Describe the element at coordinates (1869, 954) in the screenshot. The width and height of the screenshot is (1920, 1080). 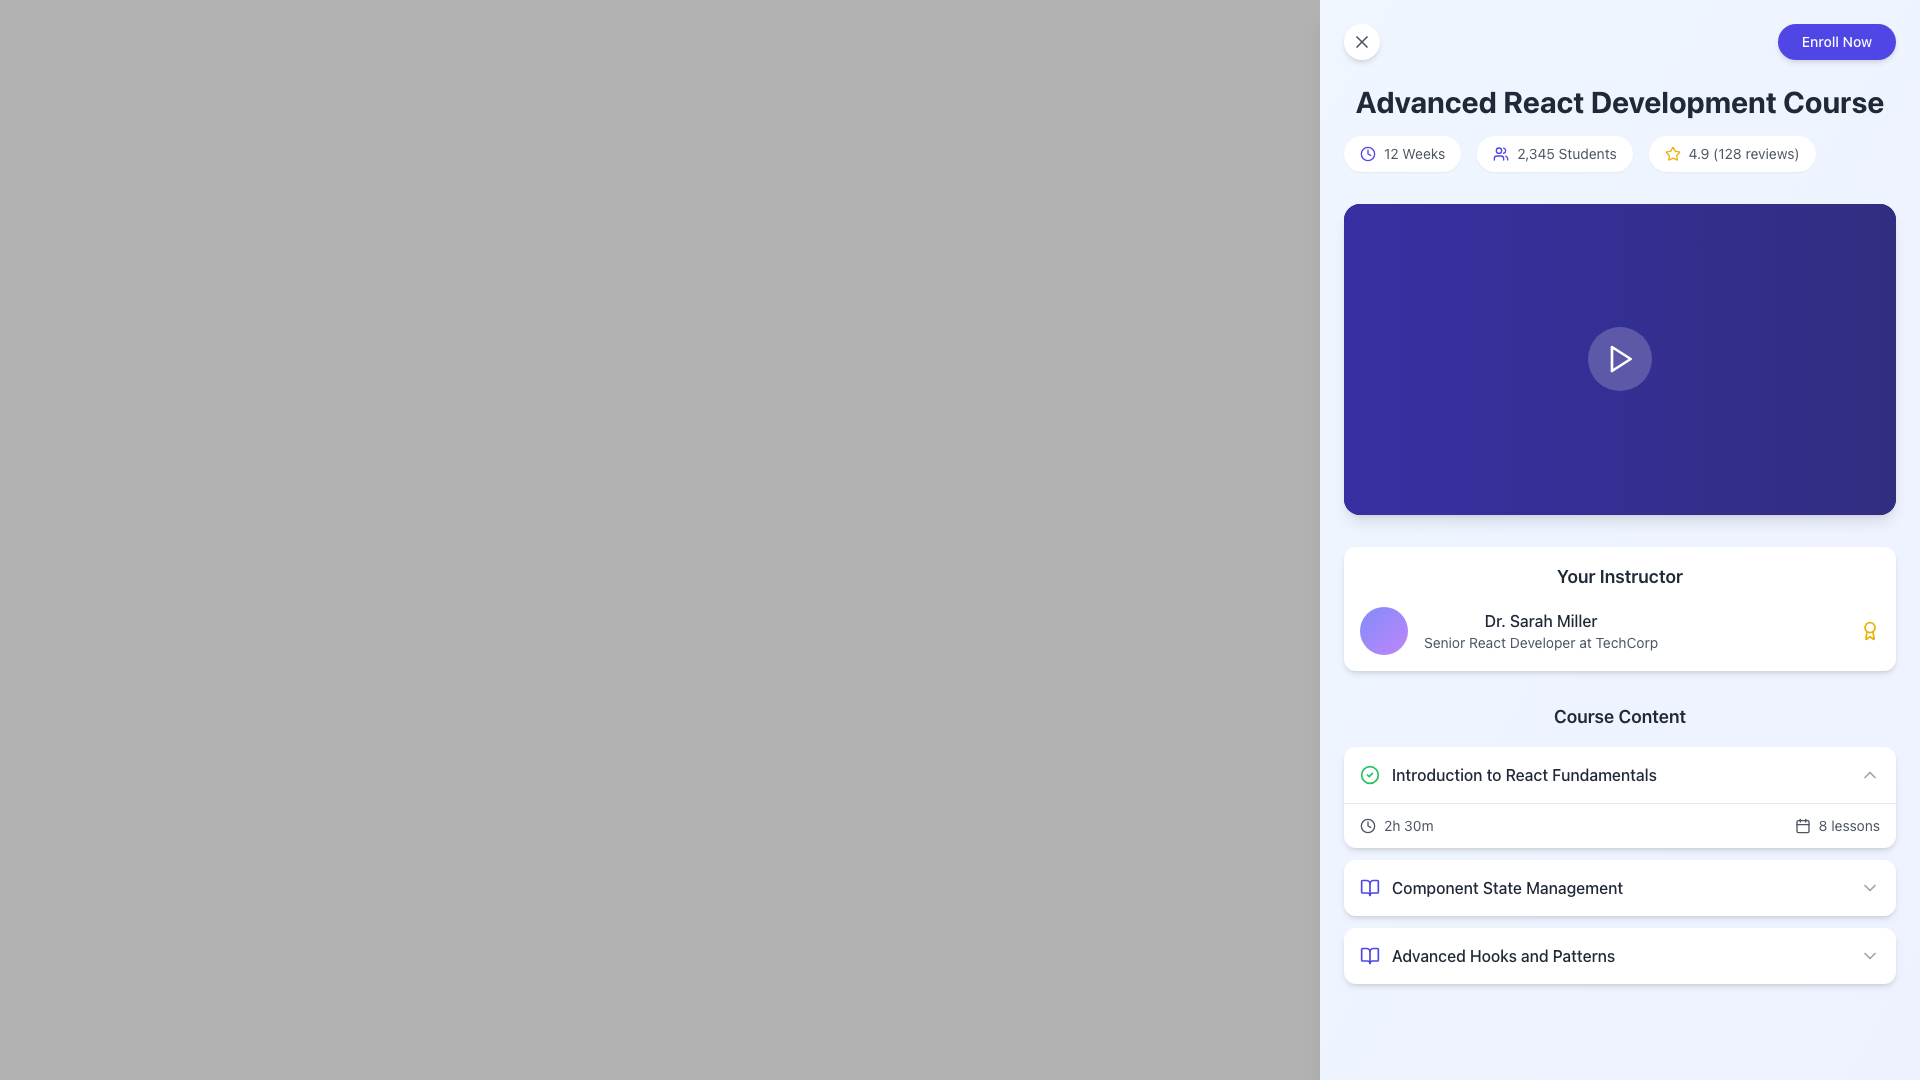
I see `the icon located on the far right side of the 'Advanced Hooks and Patterns' section` at that location.